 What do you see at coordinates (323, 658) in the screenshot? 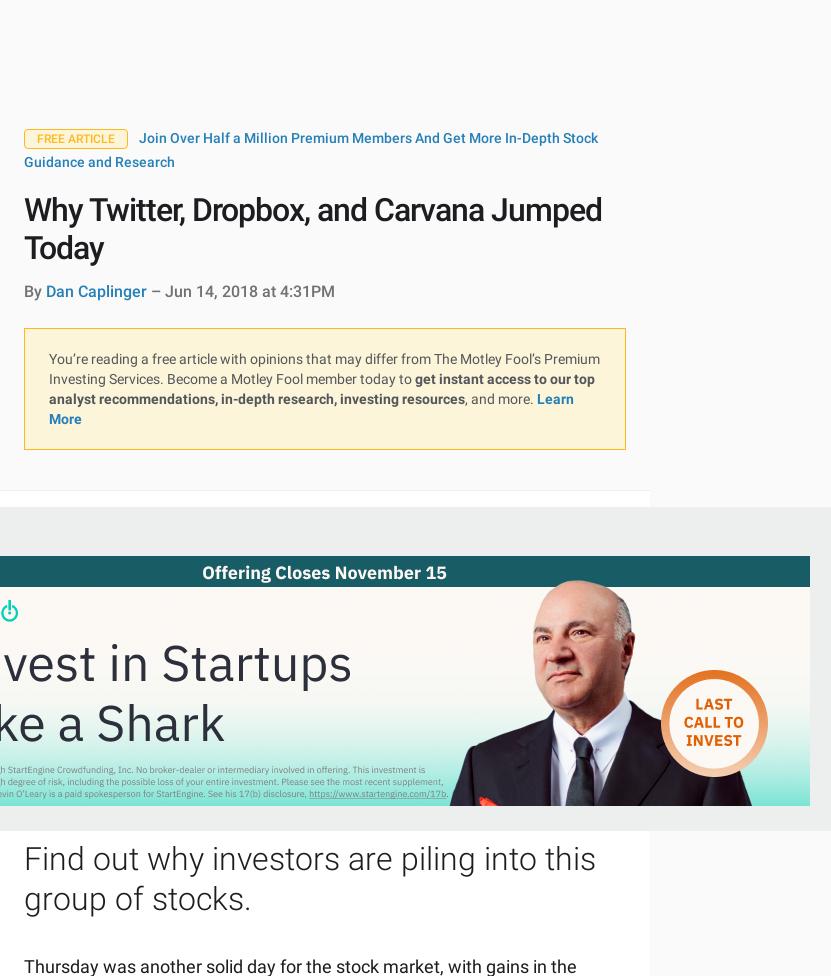
I see `'Join Stock Advisor'` at bounding box center [323, 658].